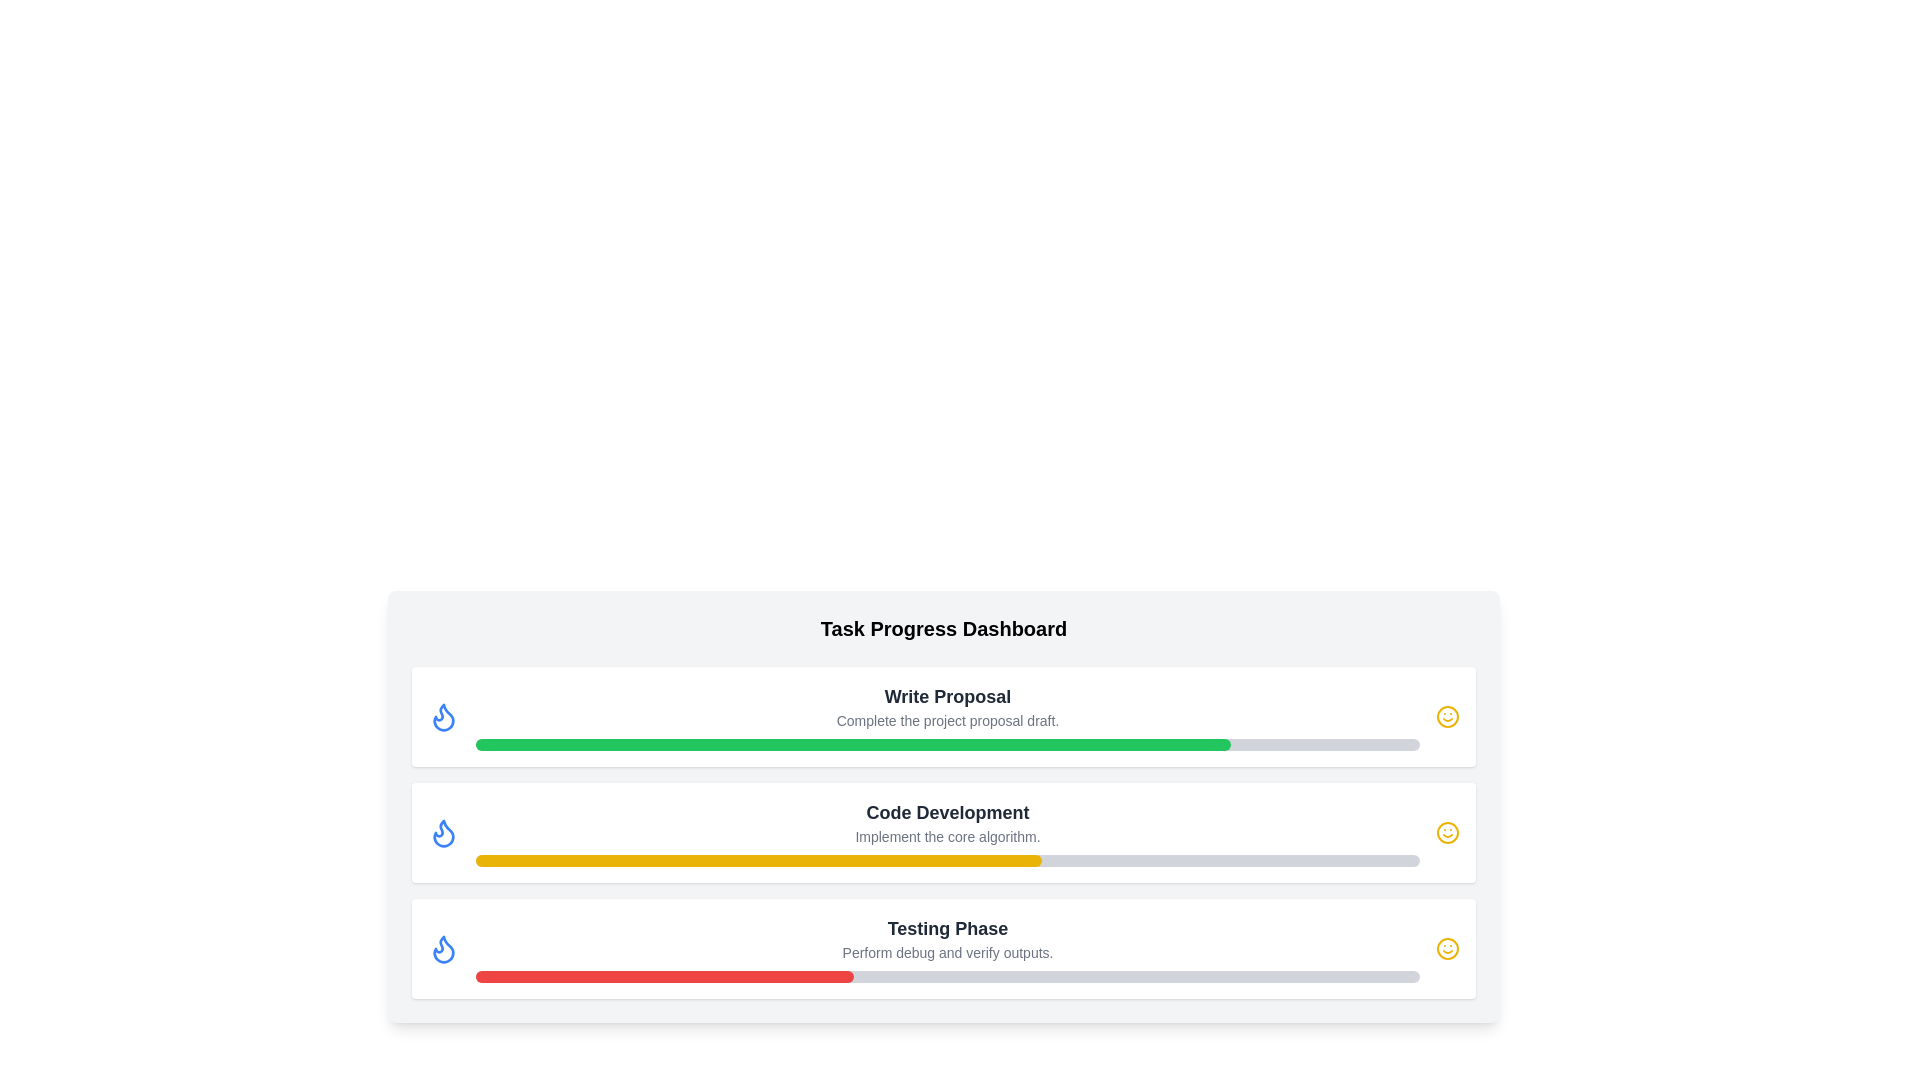  What do you see at coordinates (947, 837) in the screenshot?
I see `the text element that says 'Implement the core algorithm.' which is styled in a smaller gray font and positioned below the 'Code Development' heading` at bounding box center [947, 837].